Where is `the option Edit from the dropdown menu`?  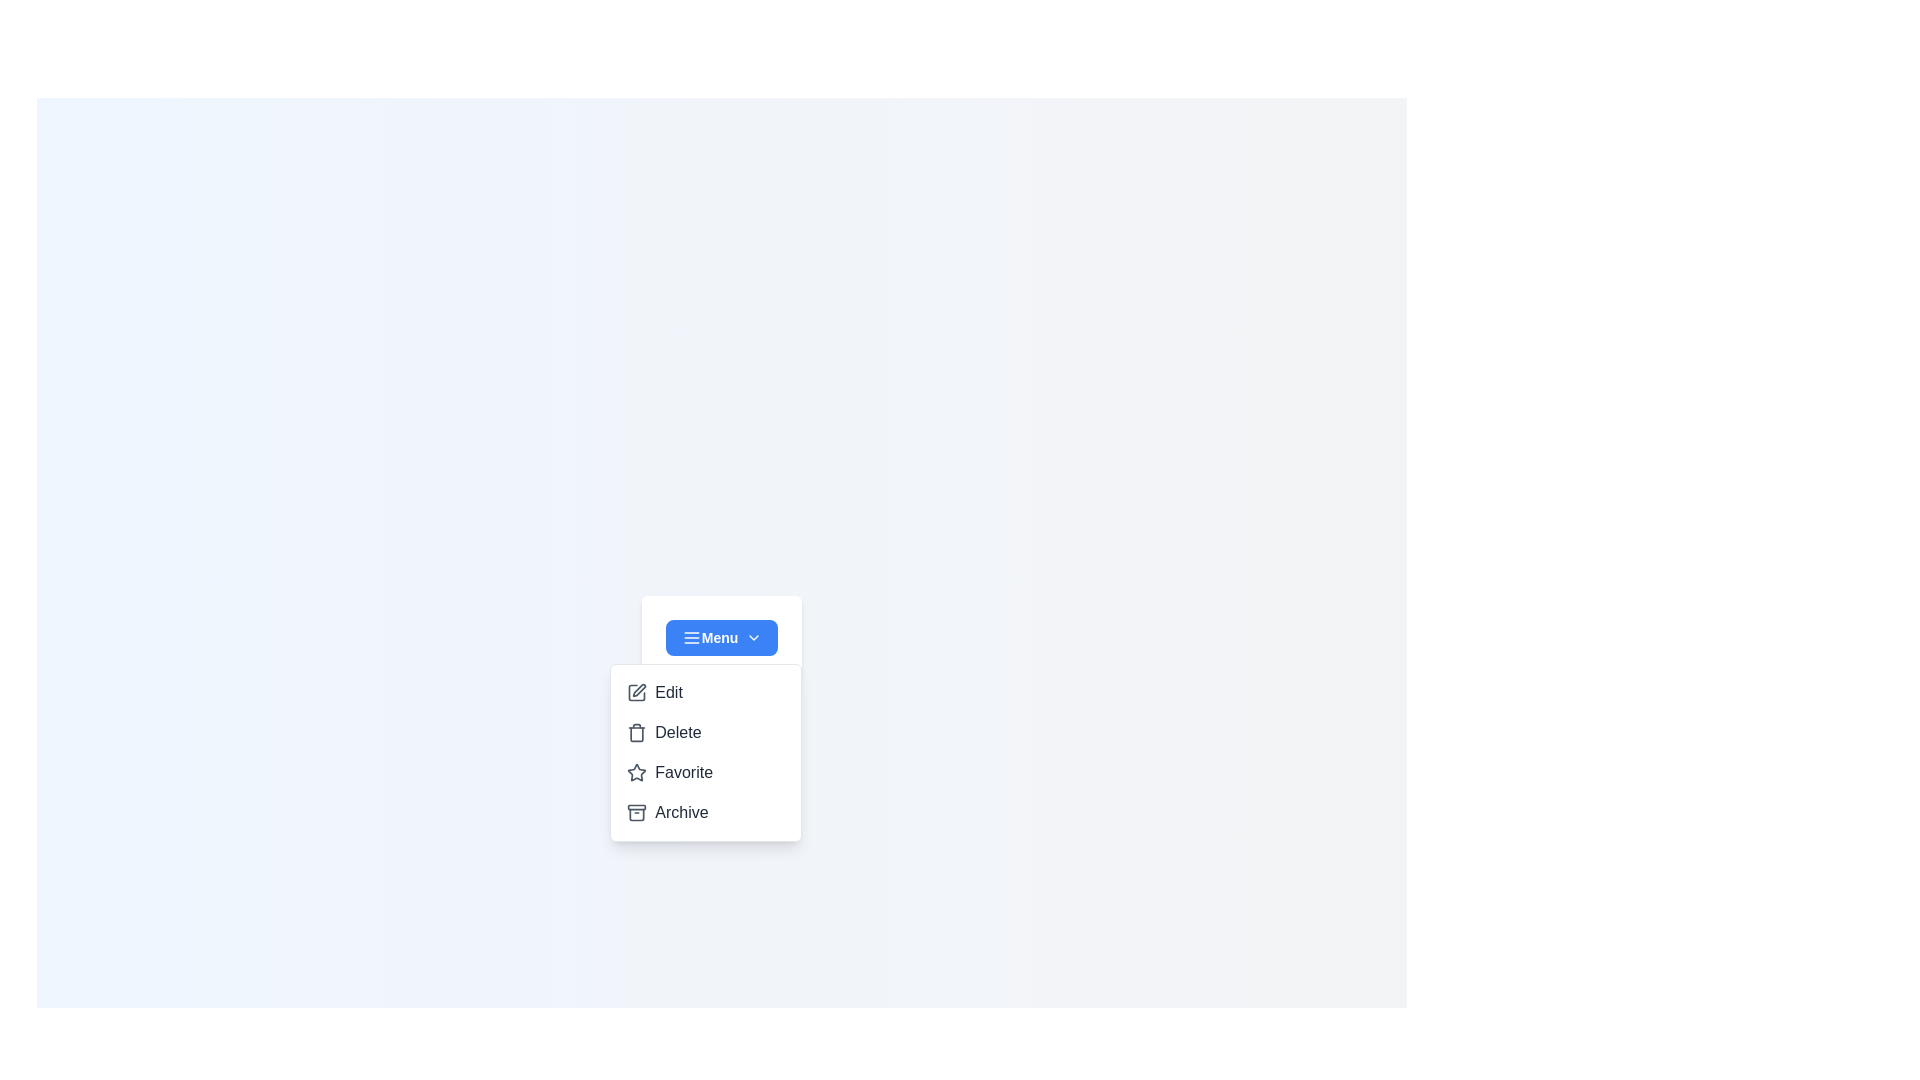
the option Edit from the dropdown menu is located at coordinates (706, 692).